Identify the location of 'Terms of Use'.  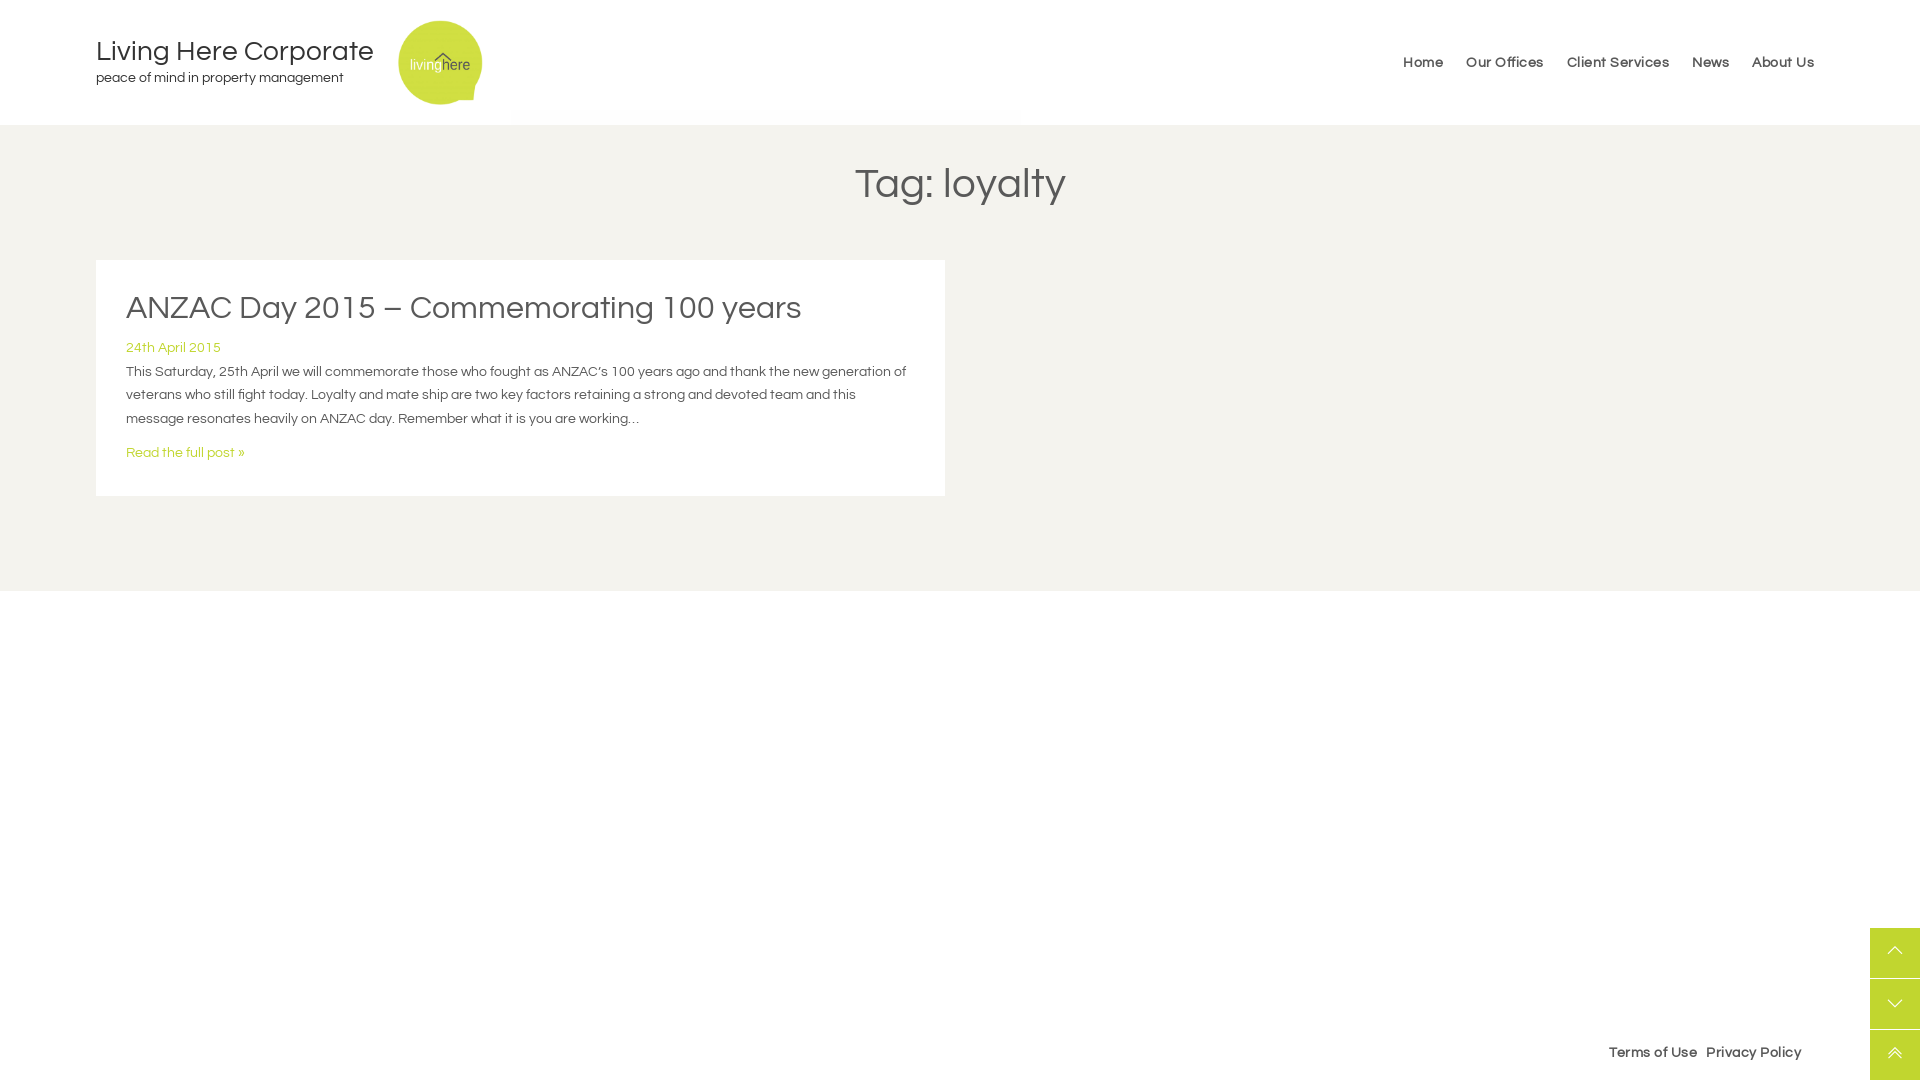
(1606, 1052).